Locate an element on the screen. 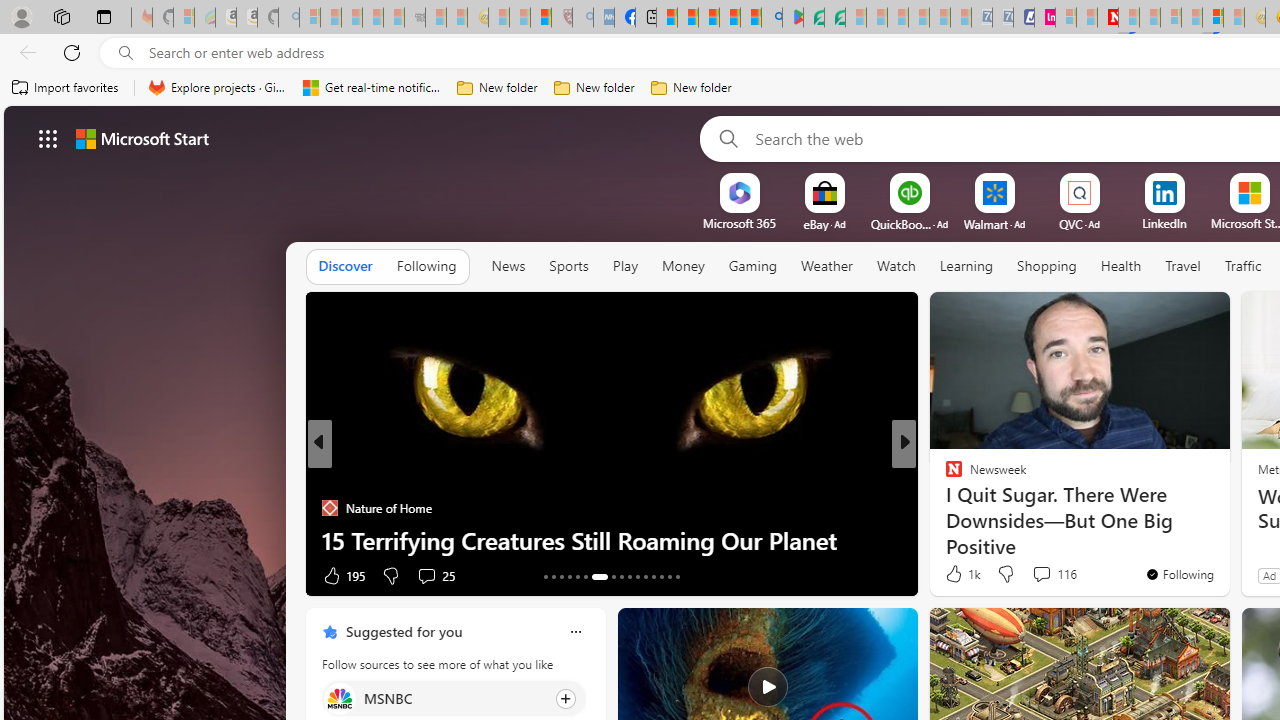 This screenshot has width=1280, height=720. 'Cheap Car Rentals - Save70.com - Sleeping' is located at coordinates (981, 17).